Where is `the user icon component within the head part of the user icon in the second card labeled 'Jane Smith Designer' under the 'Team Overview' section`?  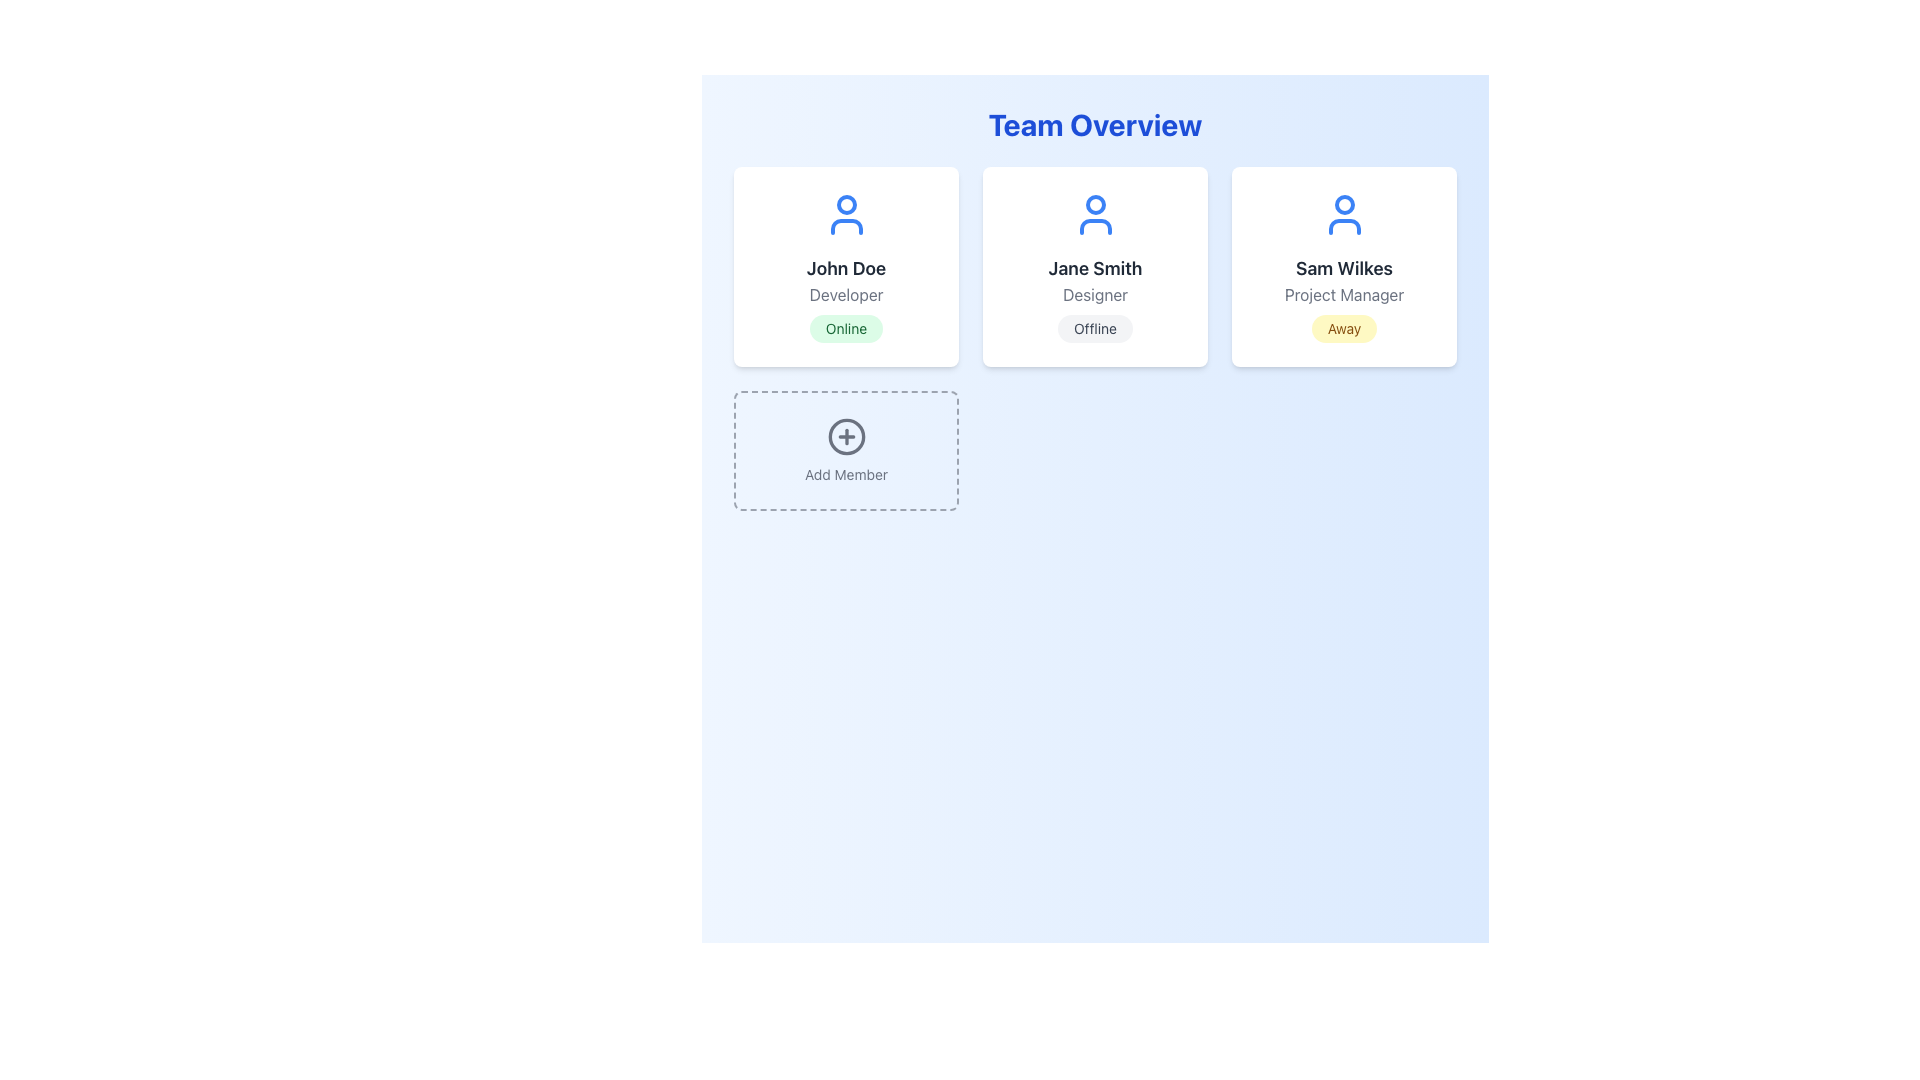 the user icon component within the head part of the user icon in the second card labeled 'Jane Smith Designer' under the 'Team Overview' section is located at coordinates (1094, 204).